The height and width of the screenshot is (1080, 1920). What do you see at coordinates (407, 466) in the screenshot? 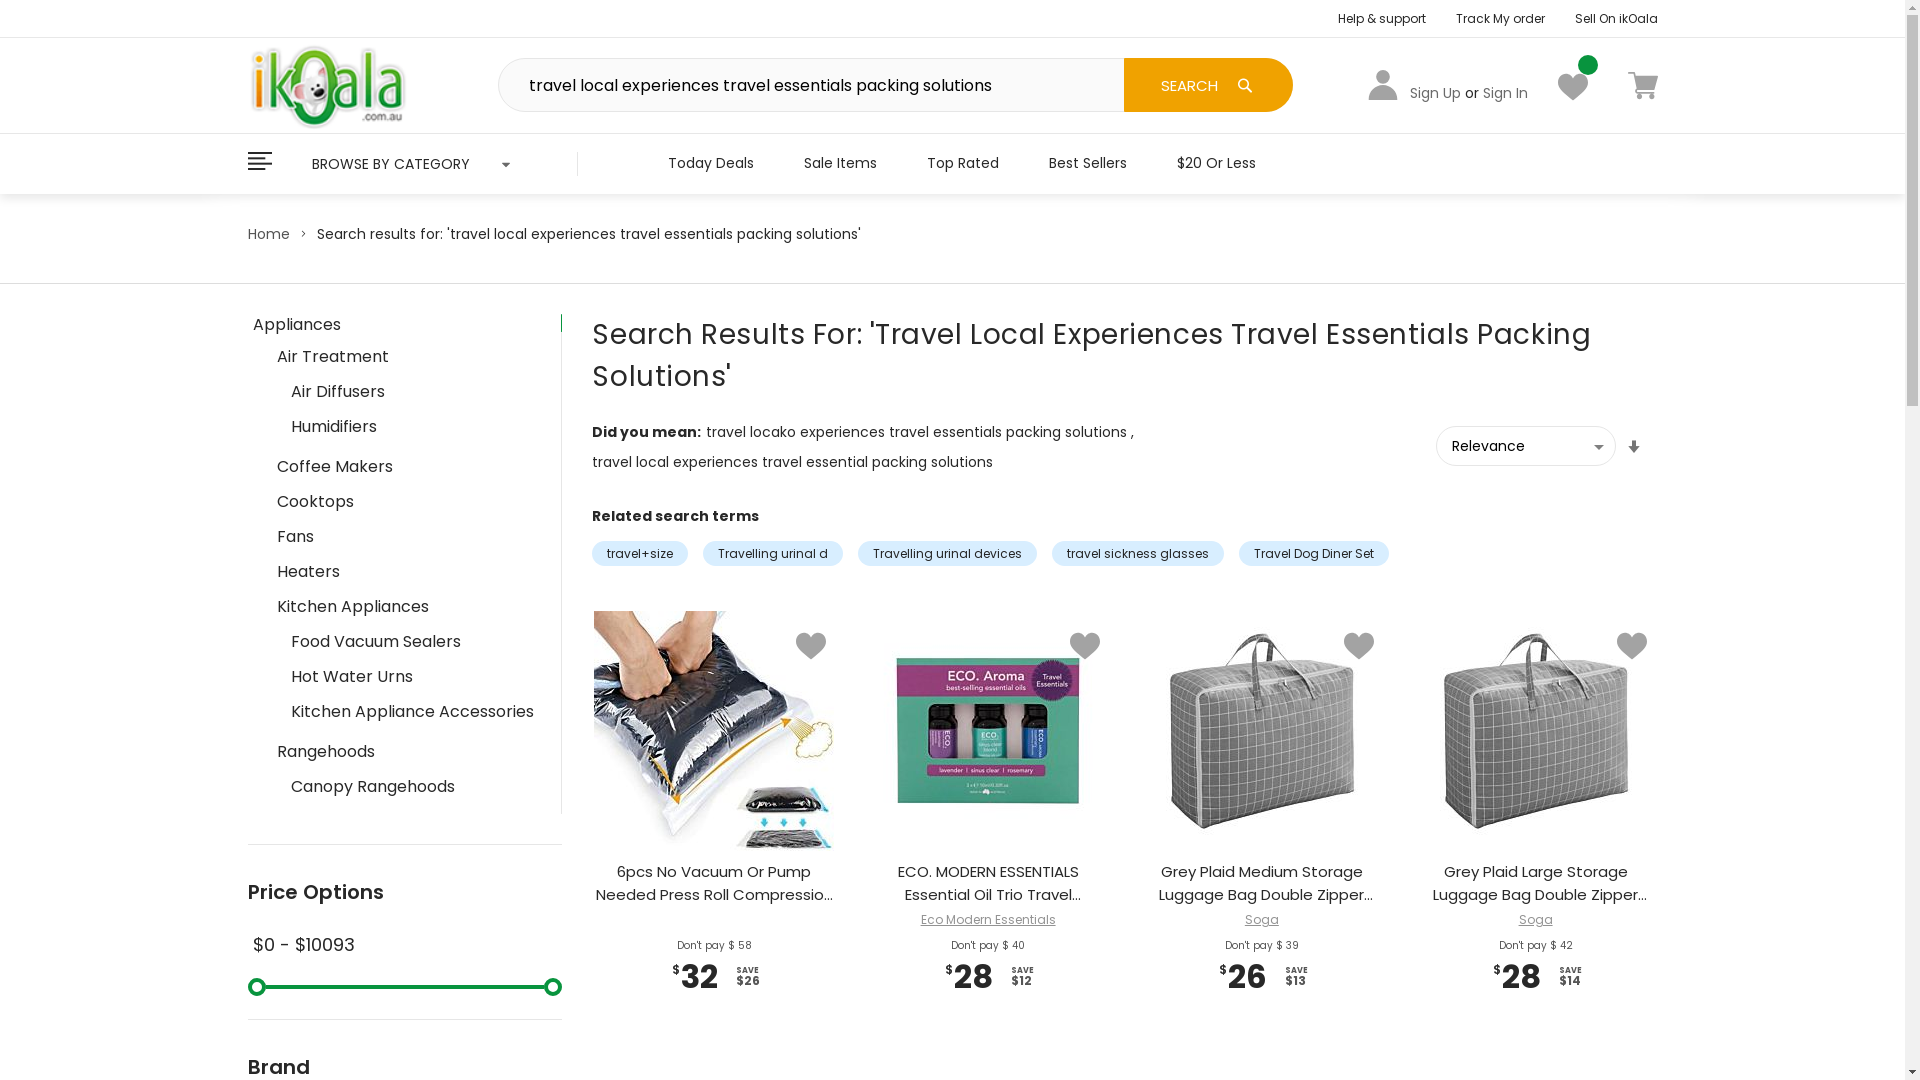
I see `'Coffee Makers'` at bounding box center [407, 466].